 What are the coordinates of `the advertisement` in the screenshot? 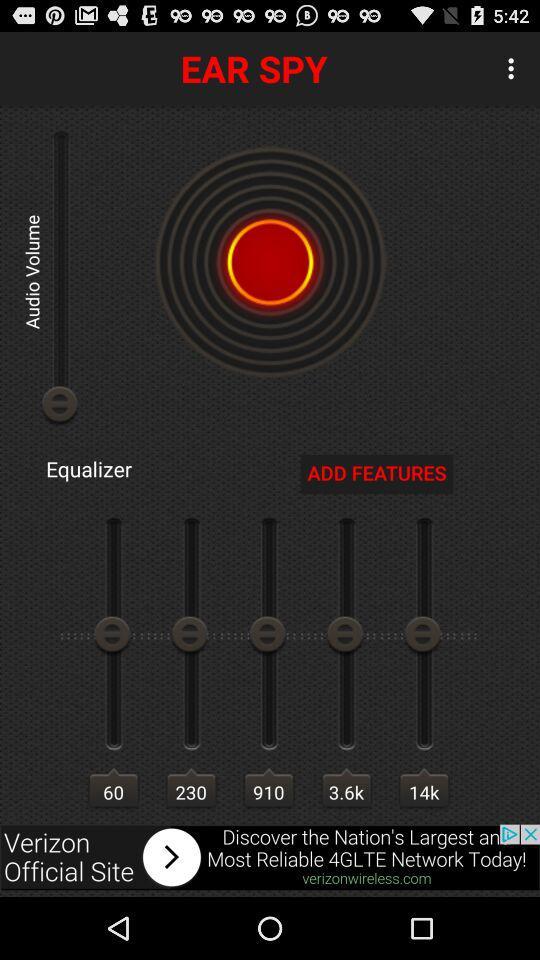 It's located at (270, 856).